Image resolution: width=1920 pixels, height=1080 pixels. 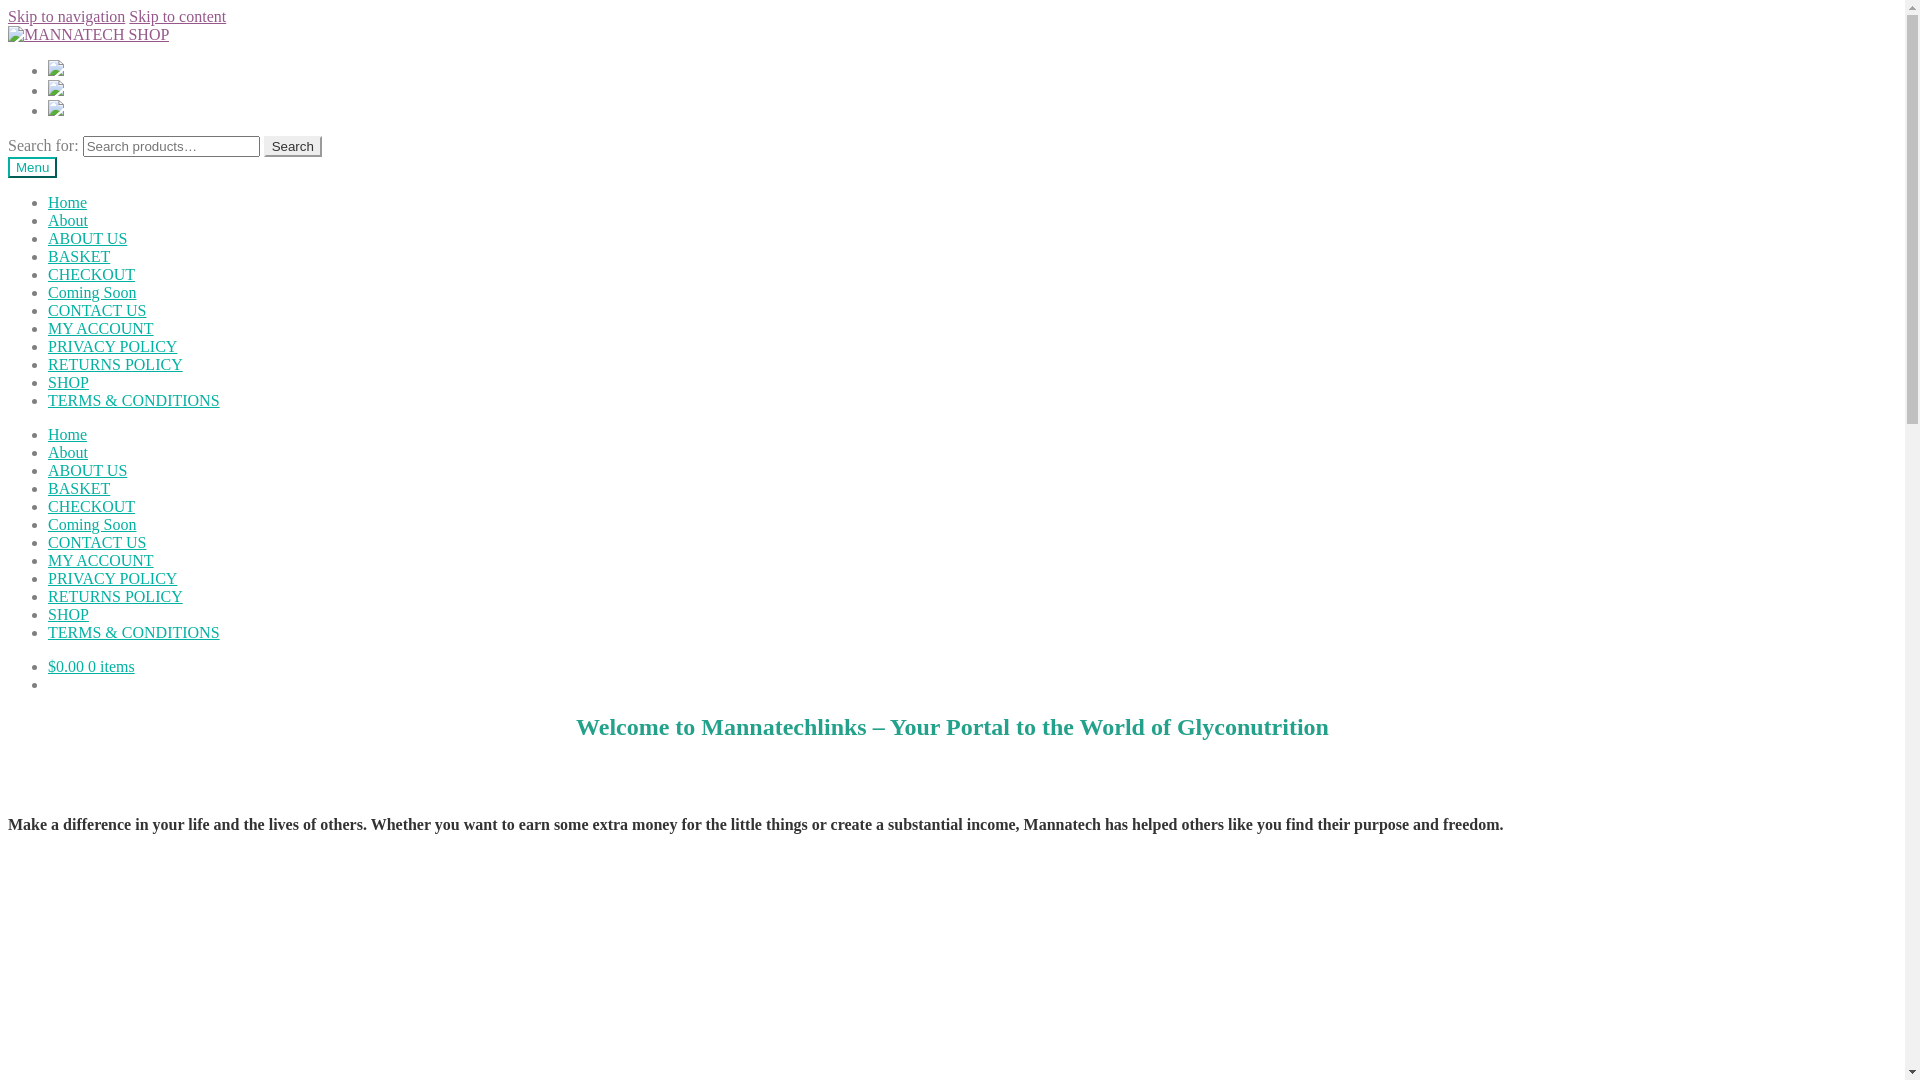 I want to click on '$0.00 0 items', so click(x=90, y=666).